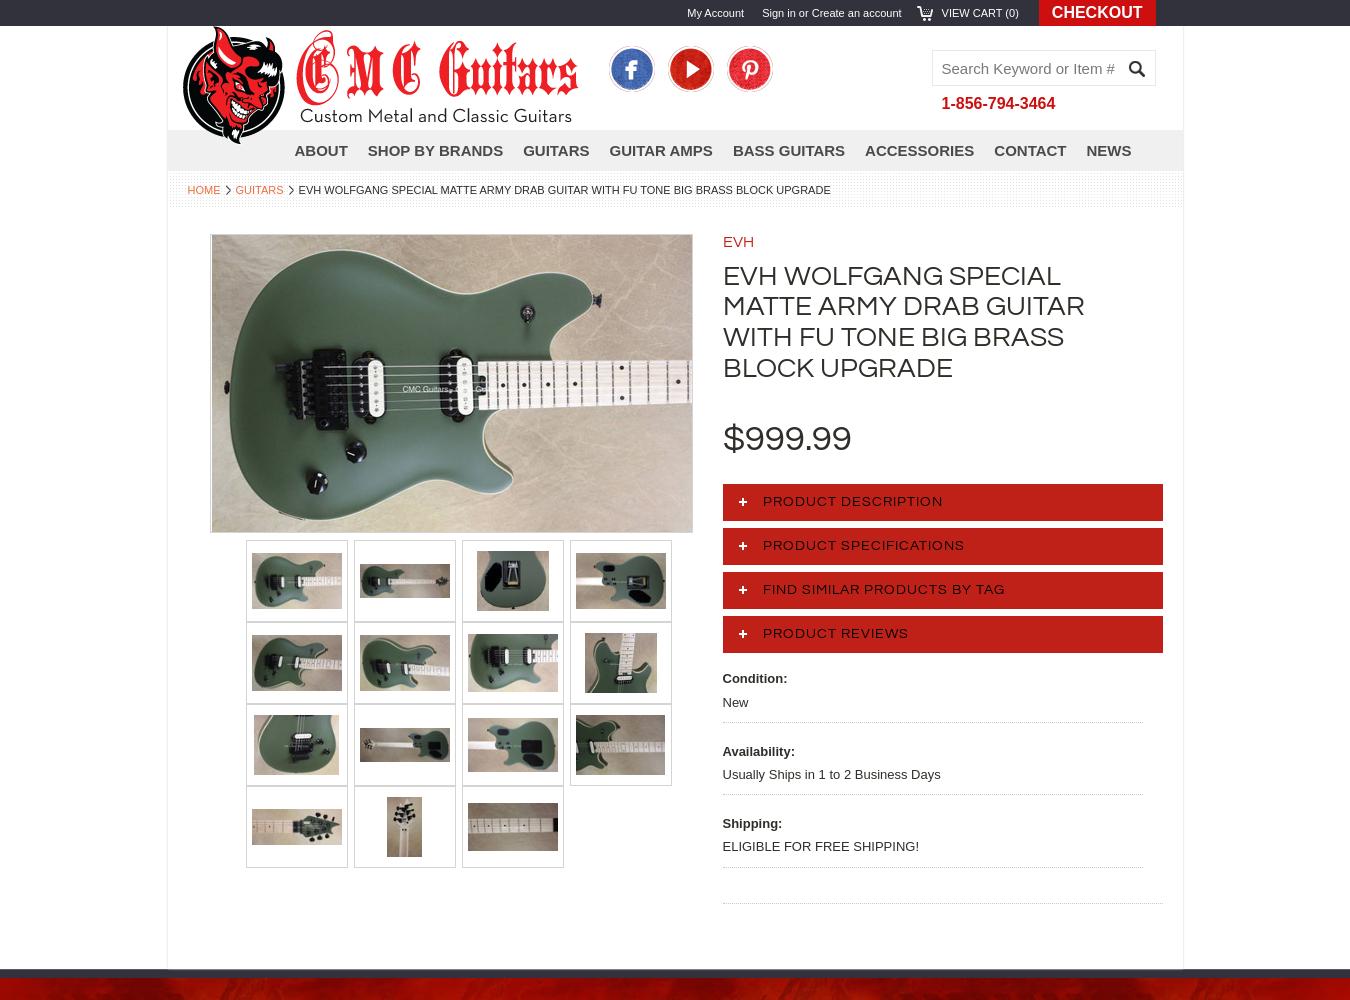  What do you see at coordinates (883, 589) in the screenshot?
I see `'Find Similar Products by Tag'` at bounding box center [883, 589].